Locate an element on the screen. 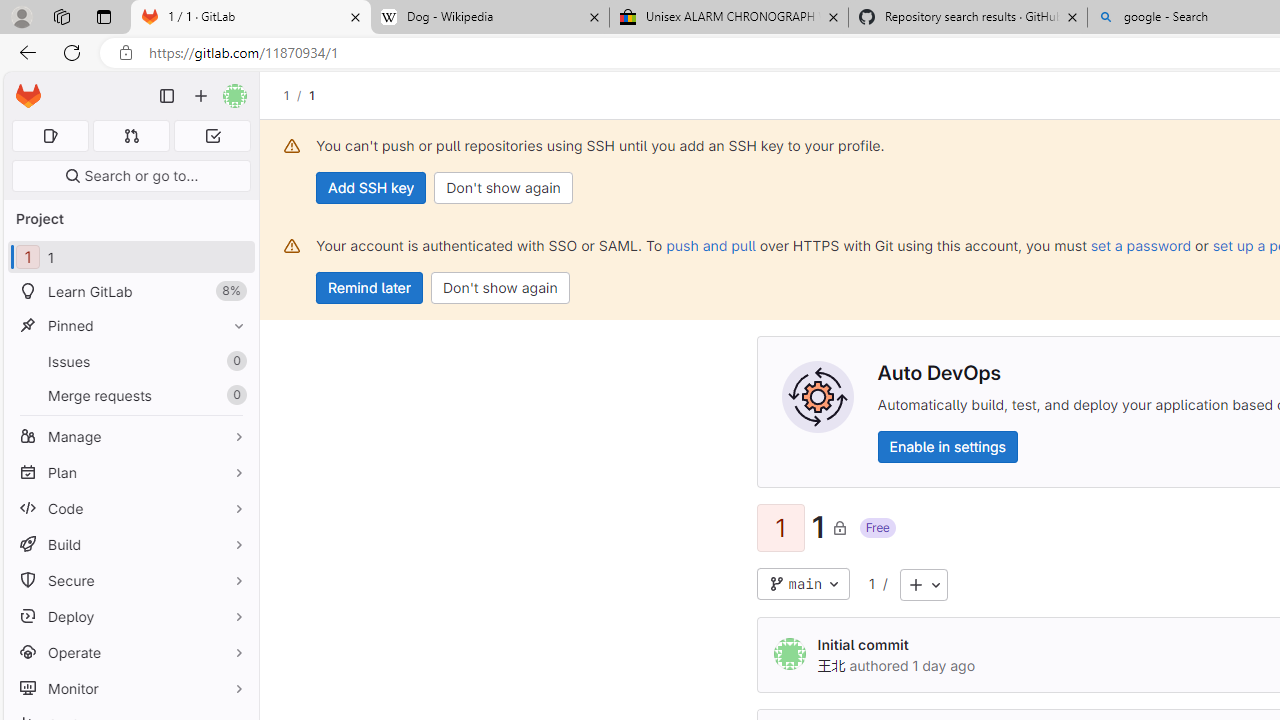 The height and width of the screenshot is (720, 1280). 'Class: s16 gl-alert-icon gl-alert-icon-no-title' is located at coordinates (290, 245).